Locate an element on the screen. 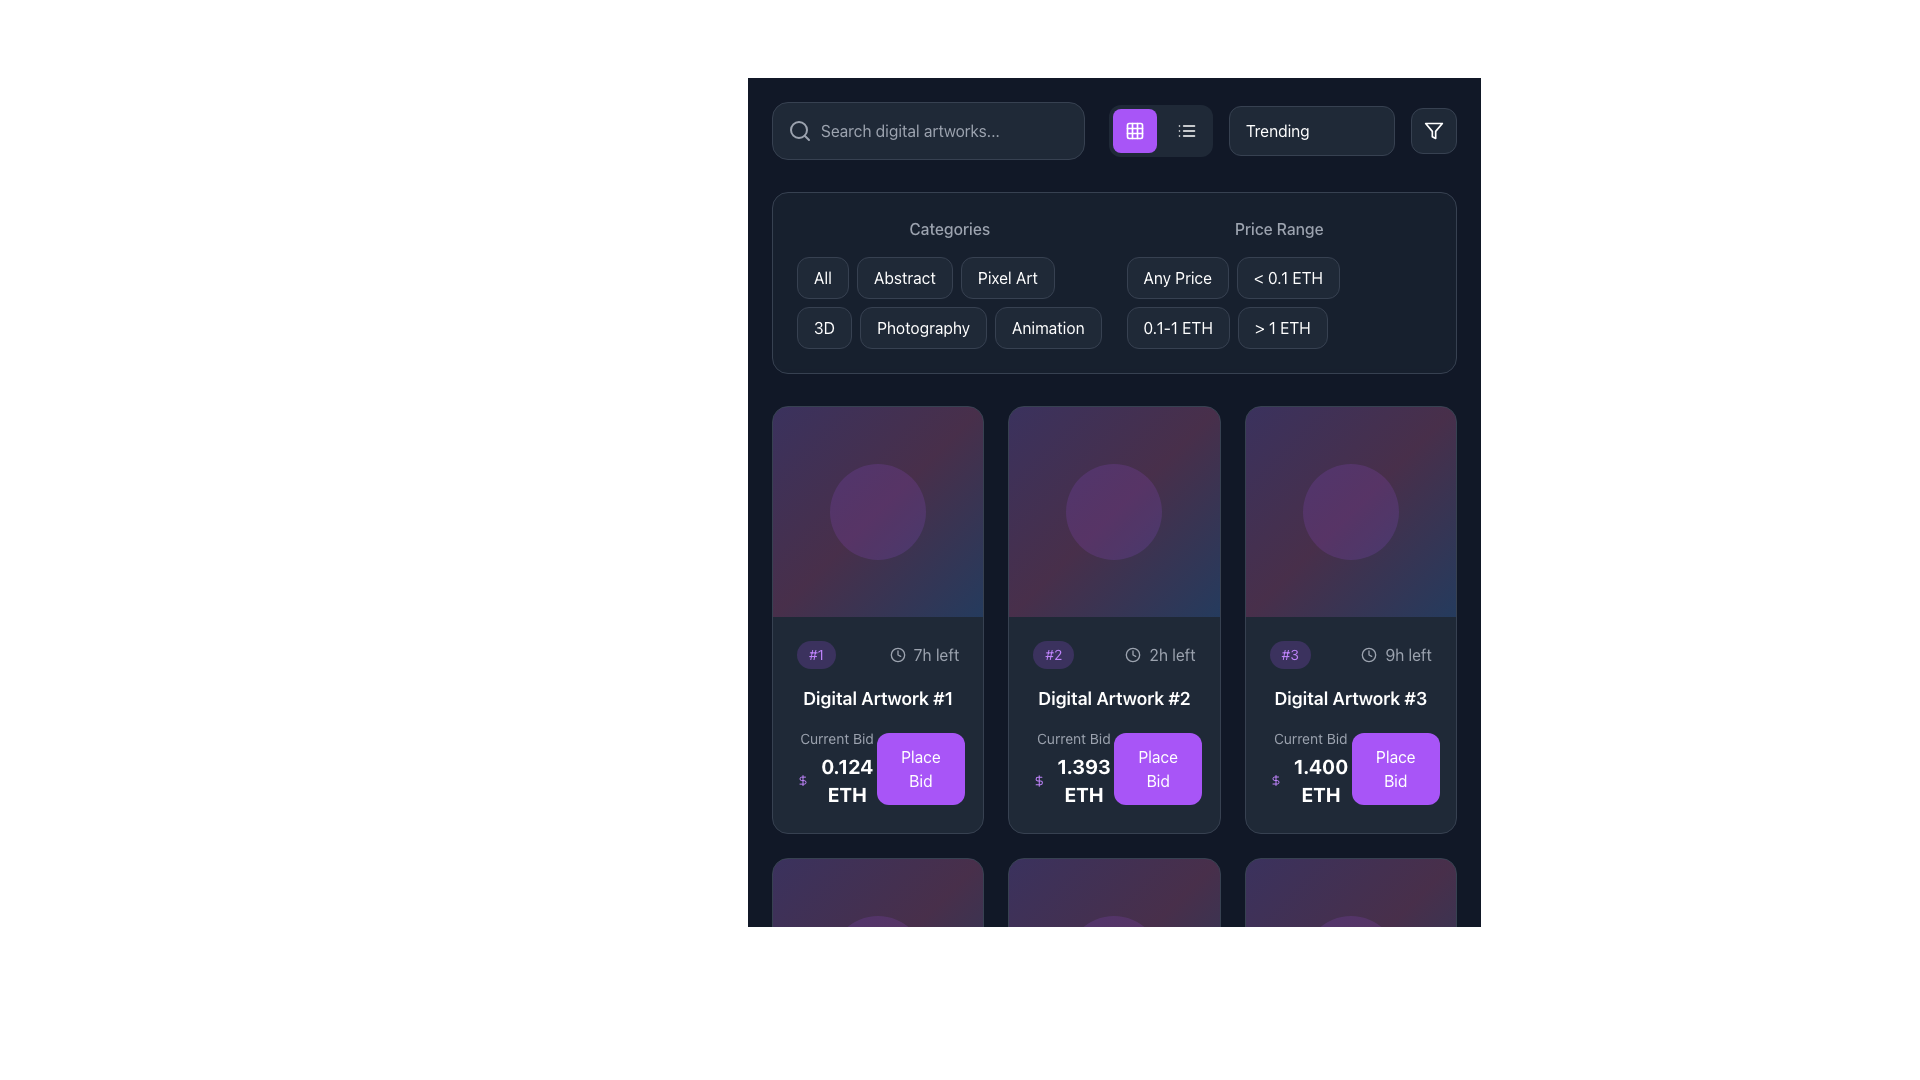 The height and width of the screenshot is (1080, 1920). the interactive panel displaying the current bid value and the 'Place Bid' button for the item labeled 'Digital Artwork #1' is located at coordinates (878, 768).